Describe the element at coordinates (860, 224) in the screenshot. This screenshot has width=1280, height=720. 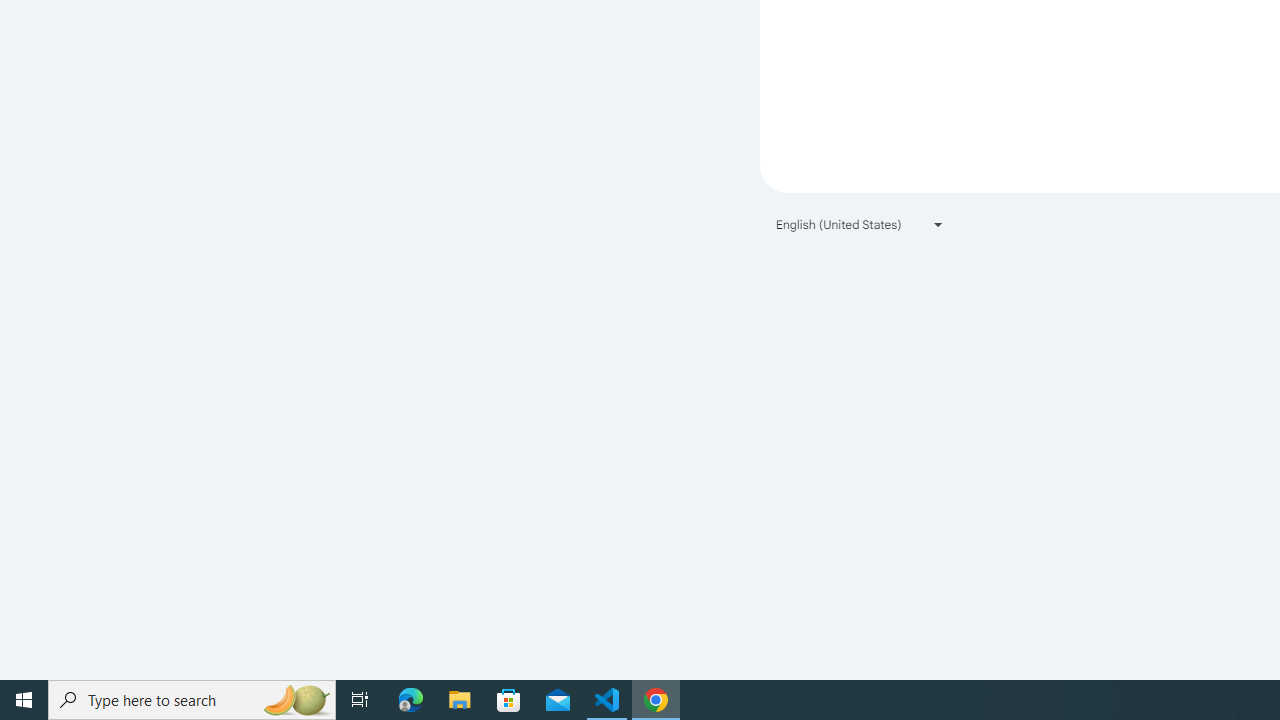
I see `'English (United States)'` at that location.